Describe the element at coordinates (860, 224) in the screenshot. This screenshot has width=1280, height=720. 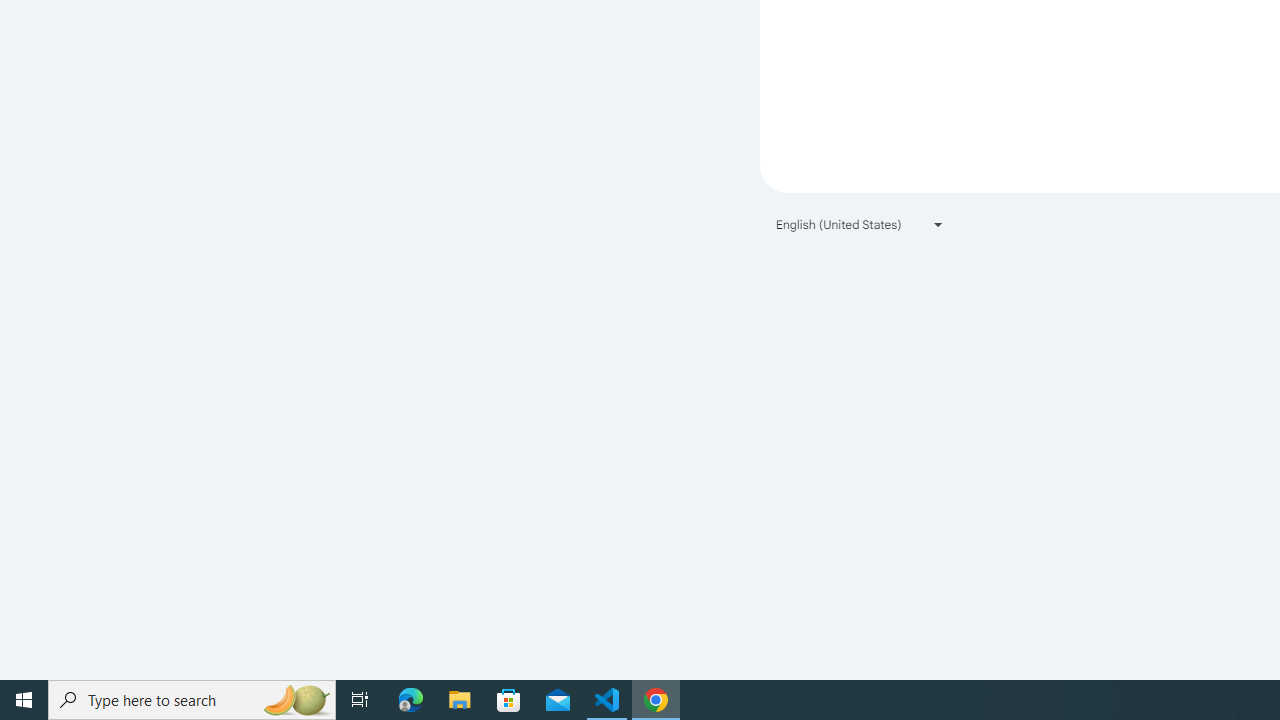
I see `'English (United States)'` at that location.